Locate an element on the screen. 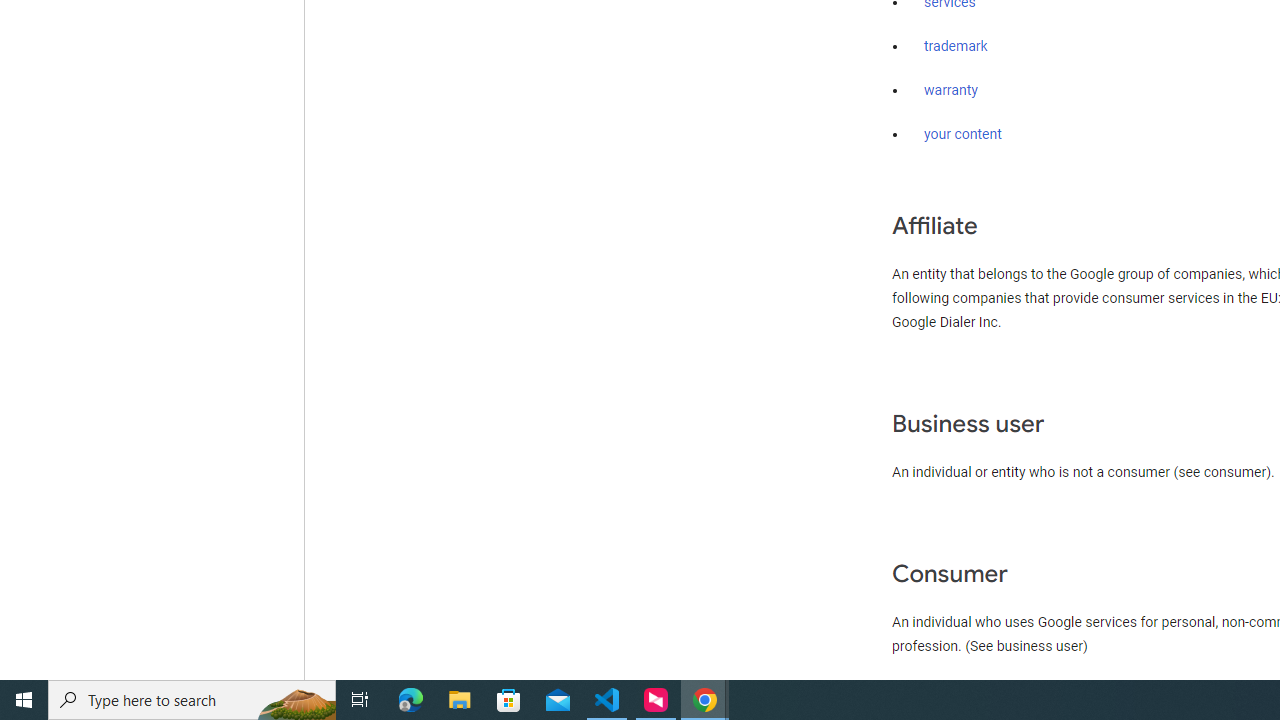 Image resolution: width=1280 pixels, height=720 pixels. 'trademark' is located at coordinates (955, 46).